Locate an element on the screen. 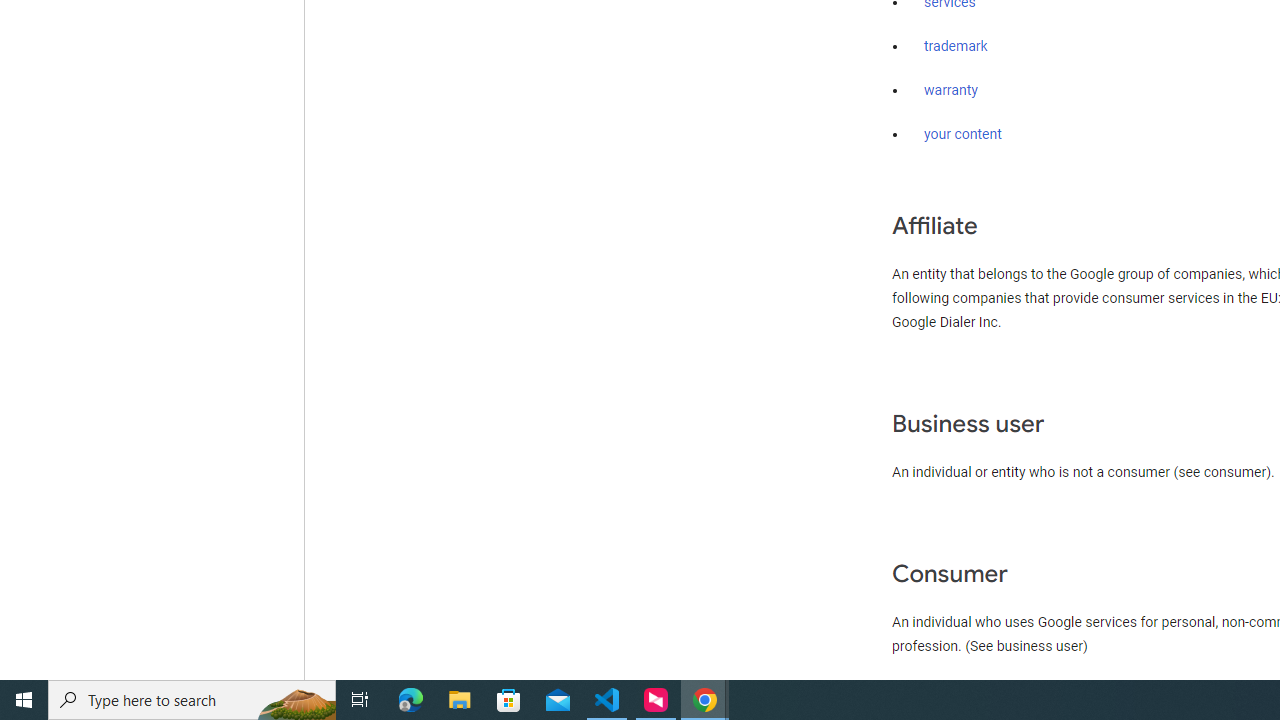 Image resolution: width=1280 pixels, height=720 pixels. 'trademark' is located at coordinates (955, 46).